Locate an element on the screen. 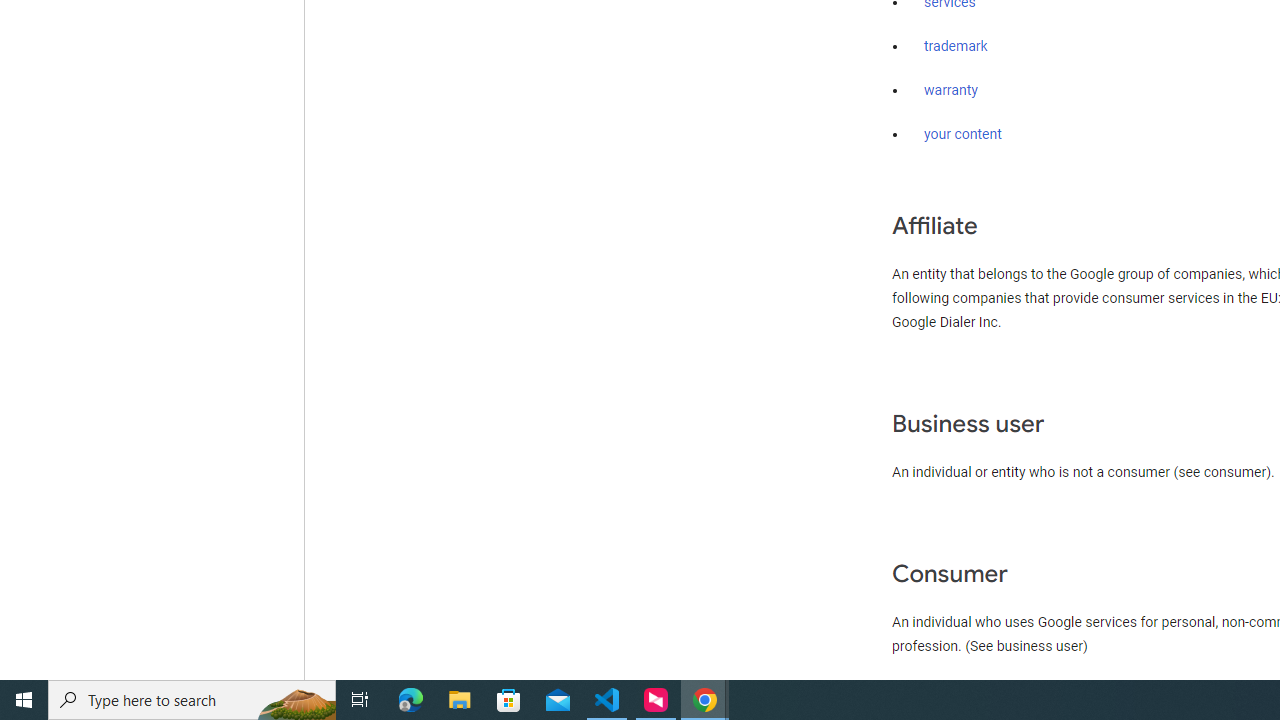 Image resolution: width=1280 pixels, height=720 pixels. 'trademark' is located at coordinates (955, 46).